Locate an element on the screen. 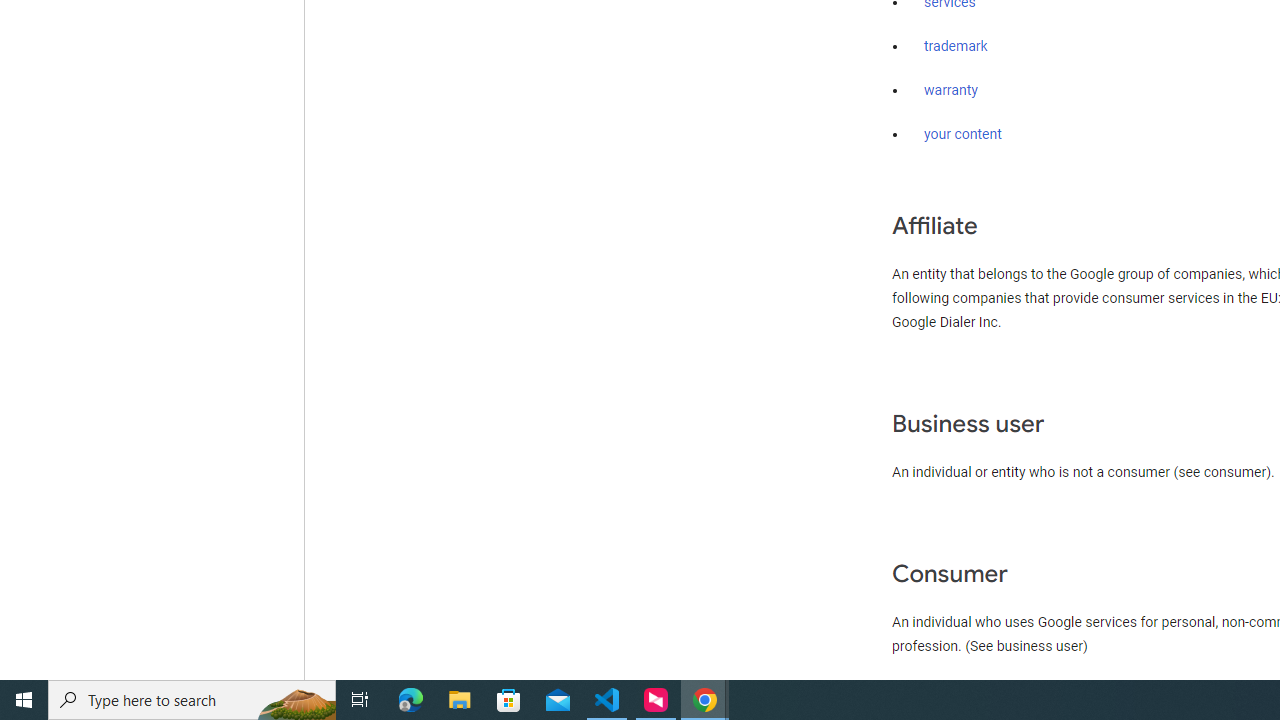 Image resolution: width=1280 pixels, height=720 pixels. 'trademark' is located at coordinates (955, 46).